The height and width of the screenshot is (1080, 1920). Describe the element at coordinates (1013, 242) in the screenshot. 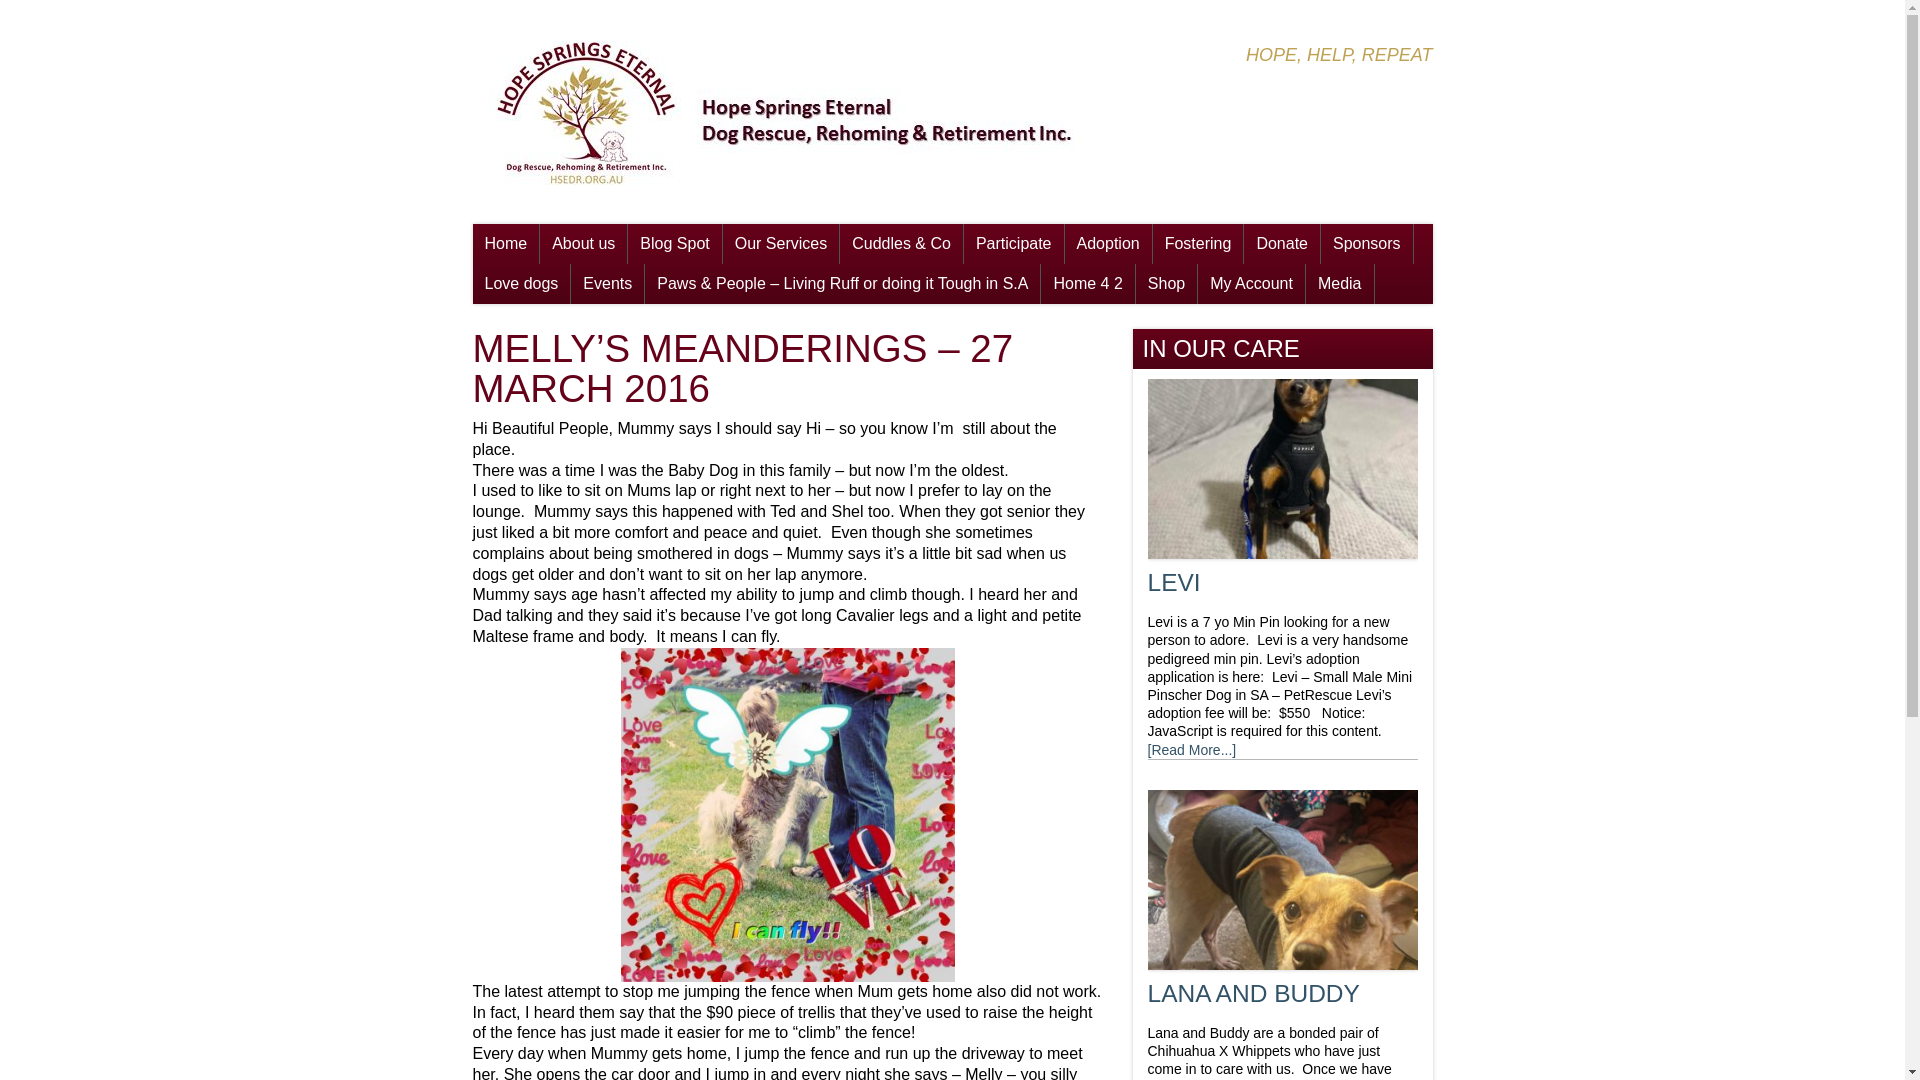

I see `'Participate'` at that location.